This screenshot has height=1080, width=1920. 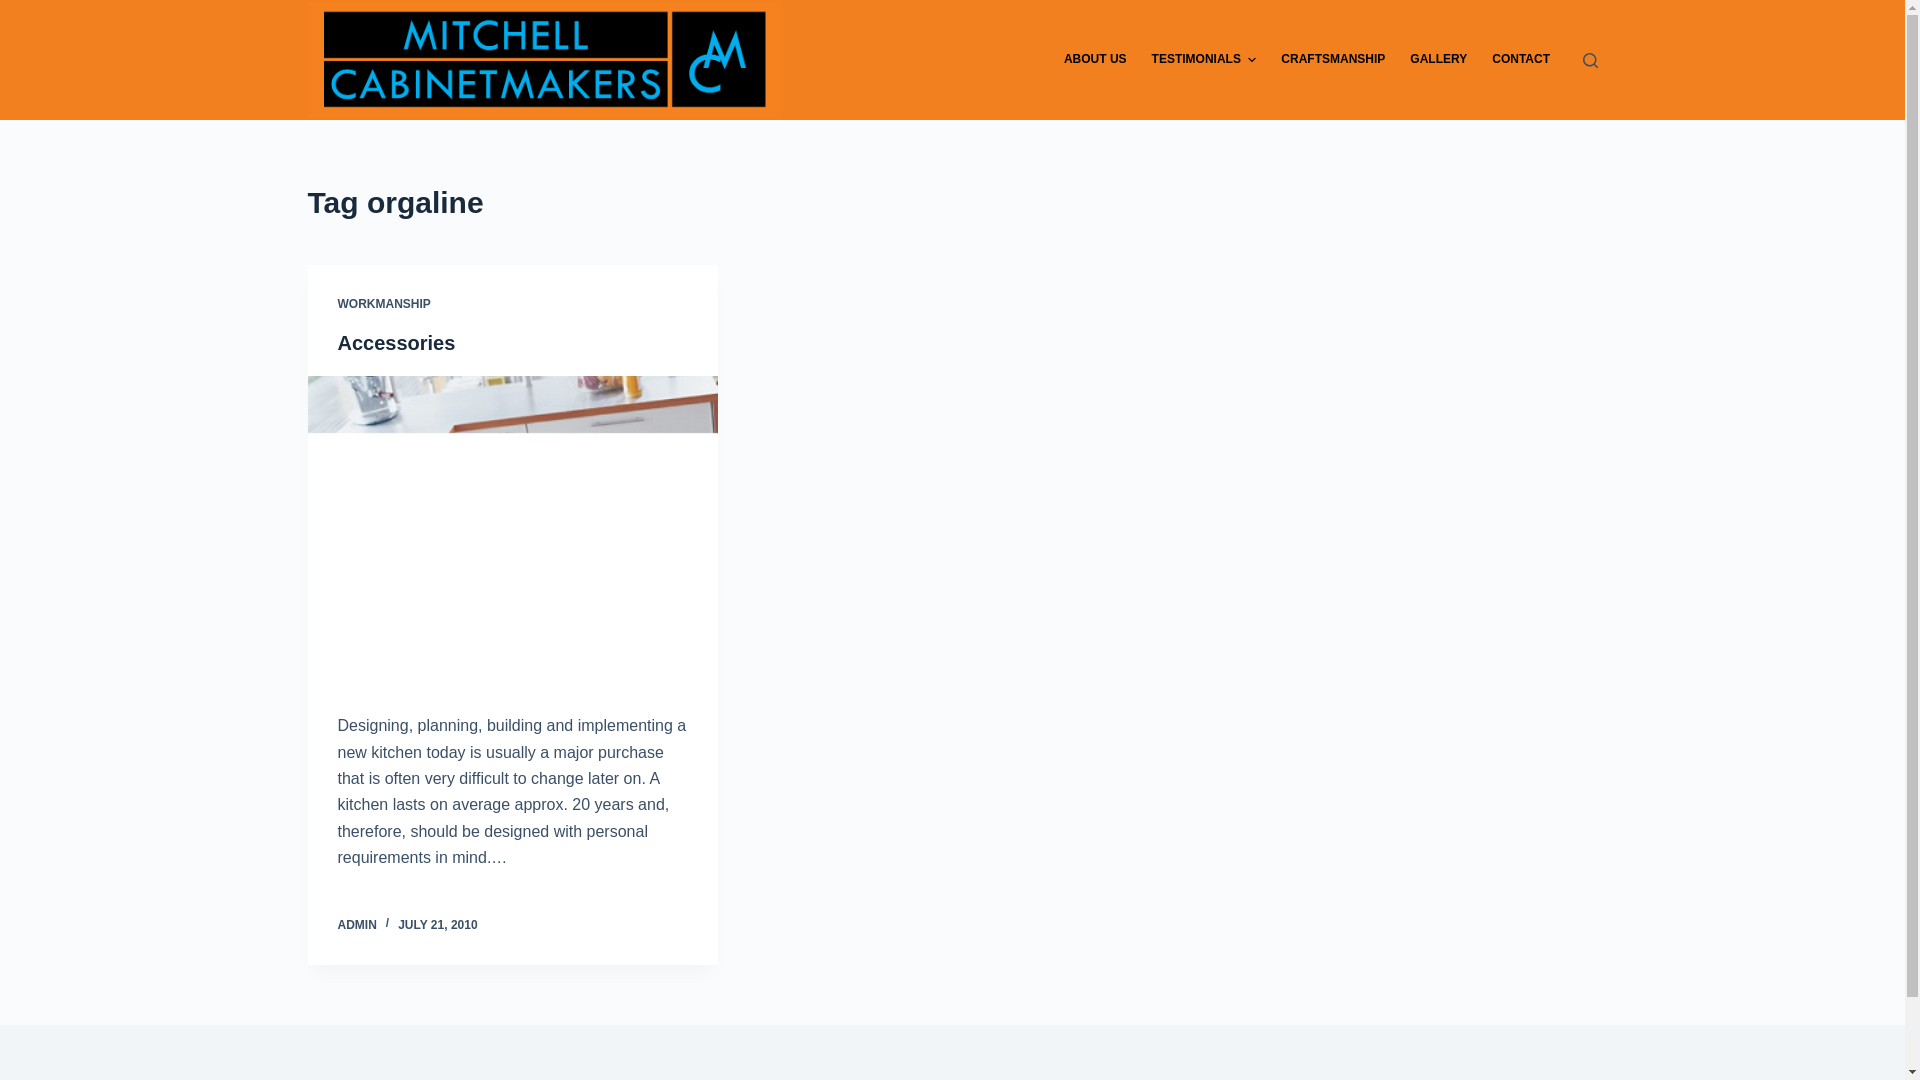 I want to click on 'CONTACT', so click(x=1520, y=59).